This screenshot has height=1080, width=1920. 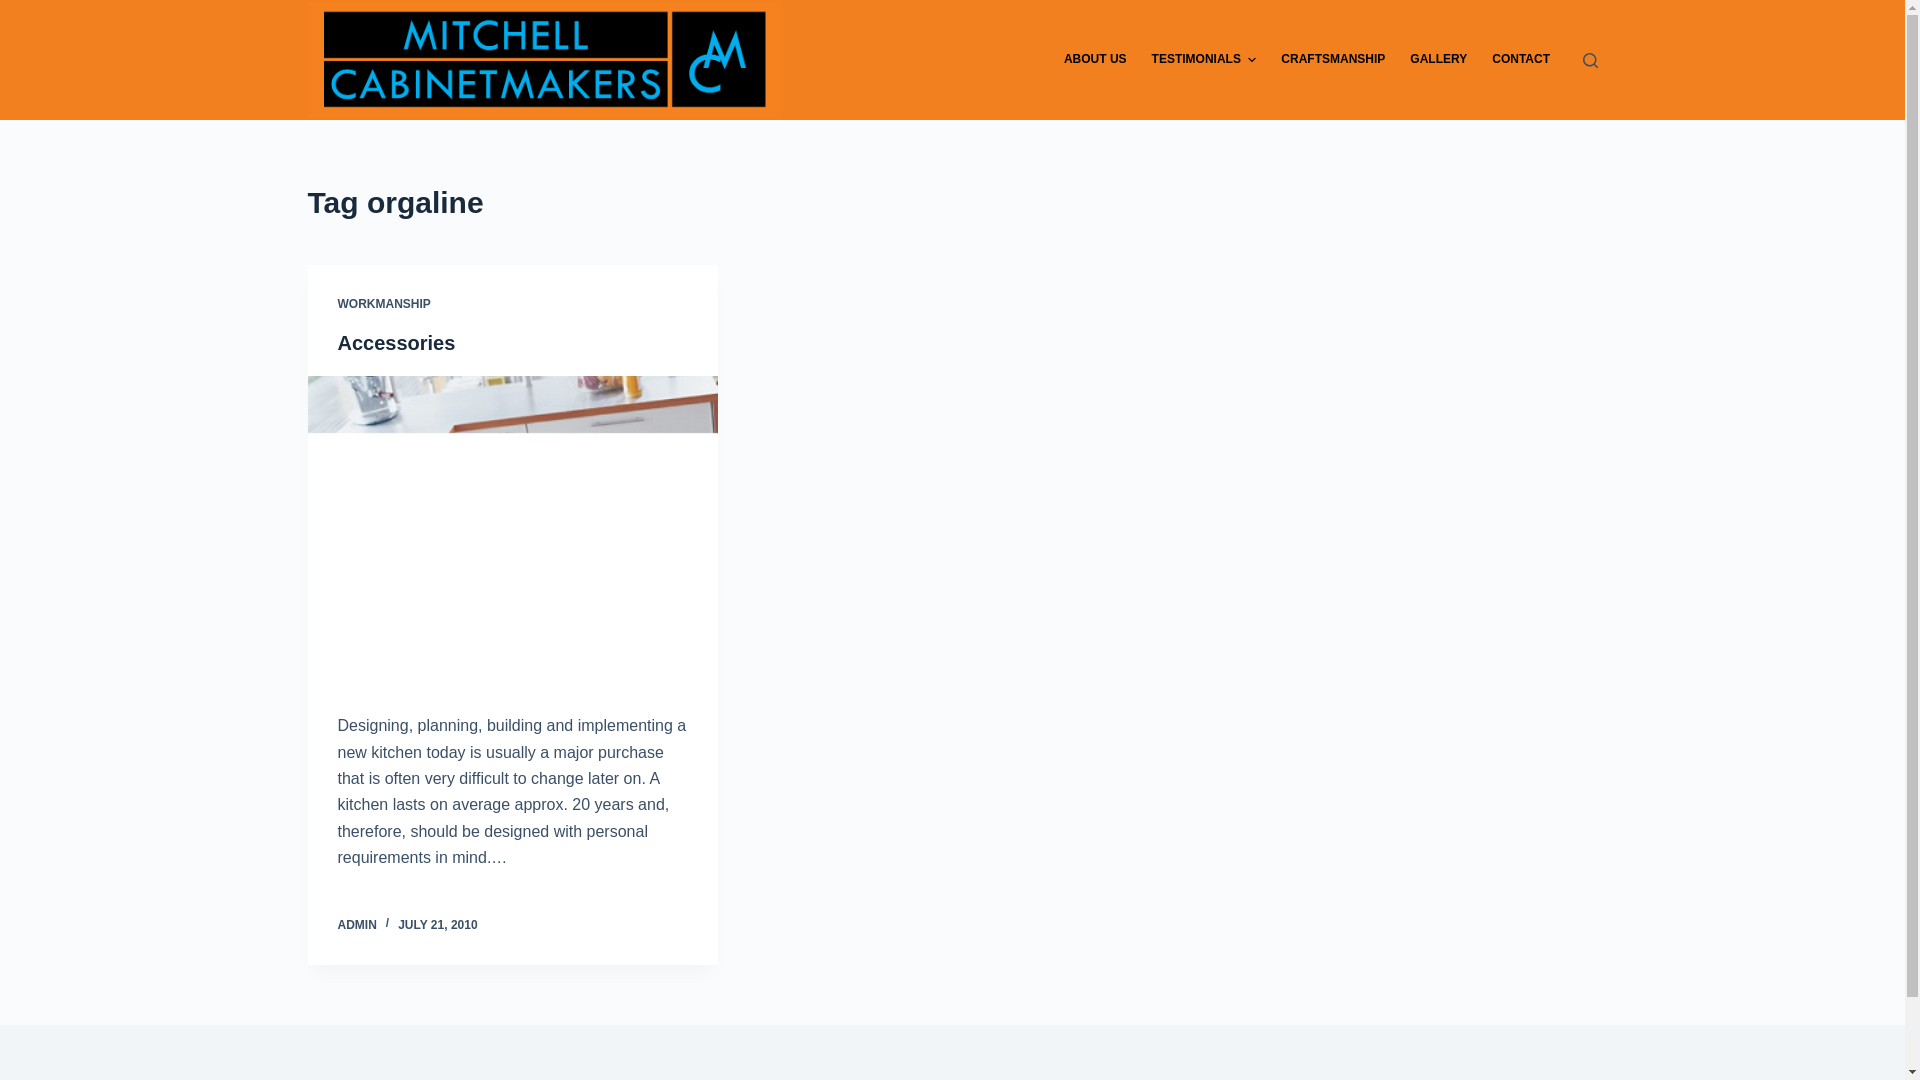 I want to click on 'CONTACT', so click(x=1520, y=59).